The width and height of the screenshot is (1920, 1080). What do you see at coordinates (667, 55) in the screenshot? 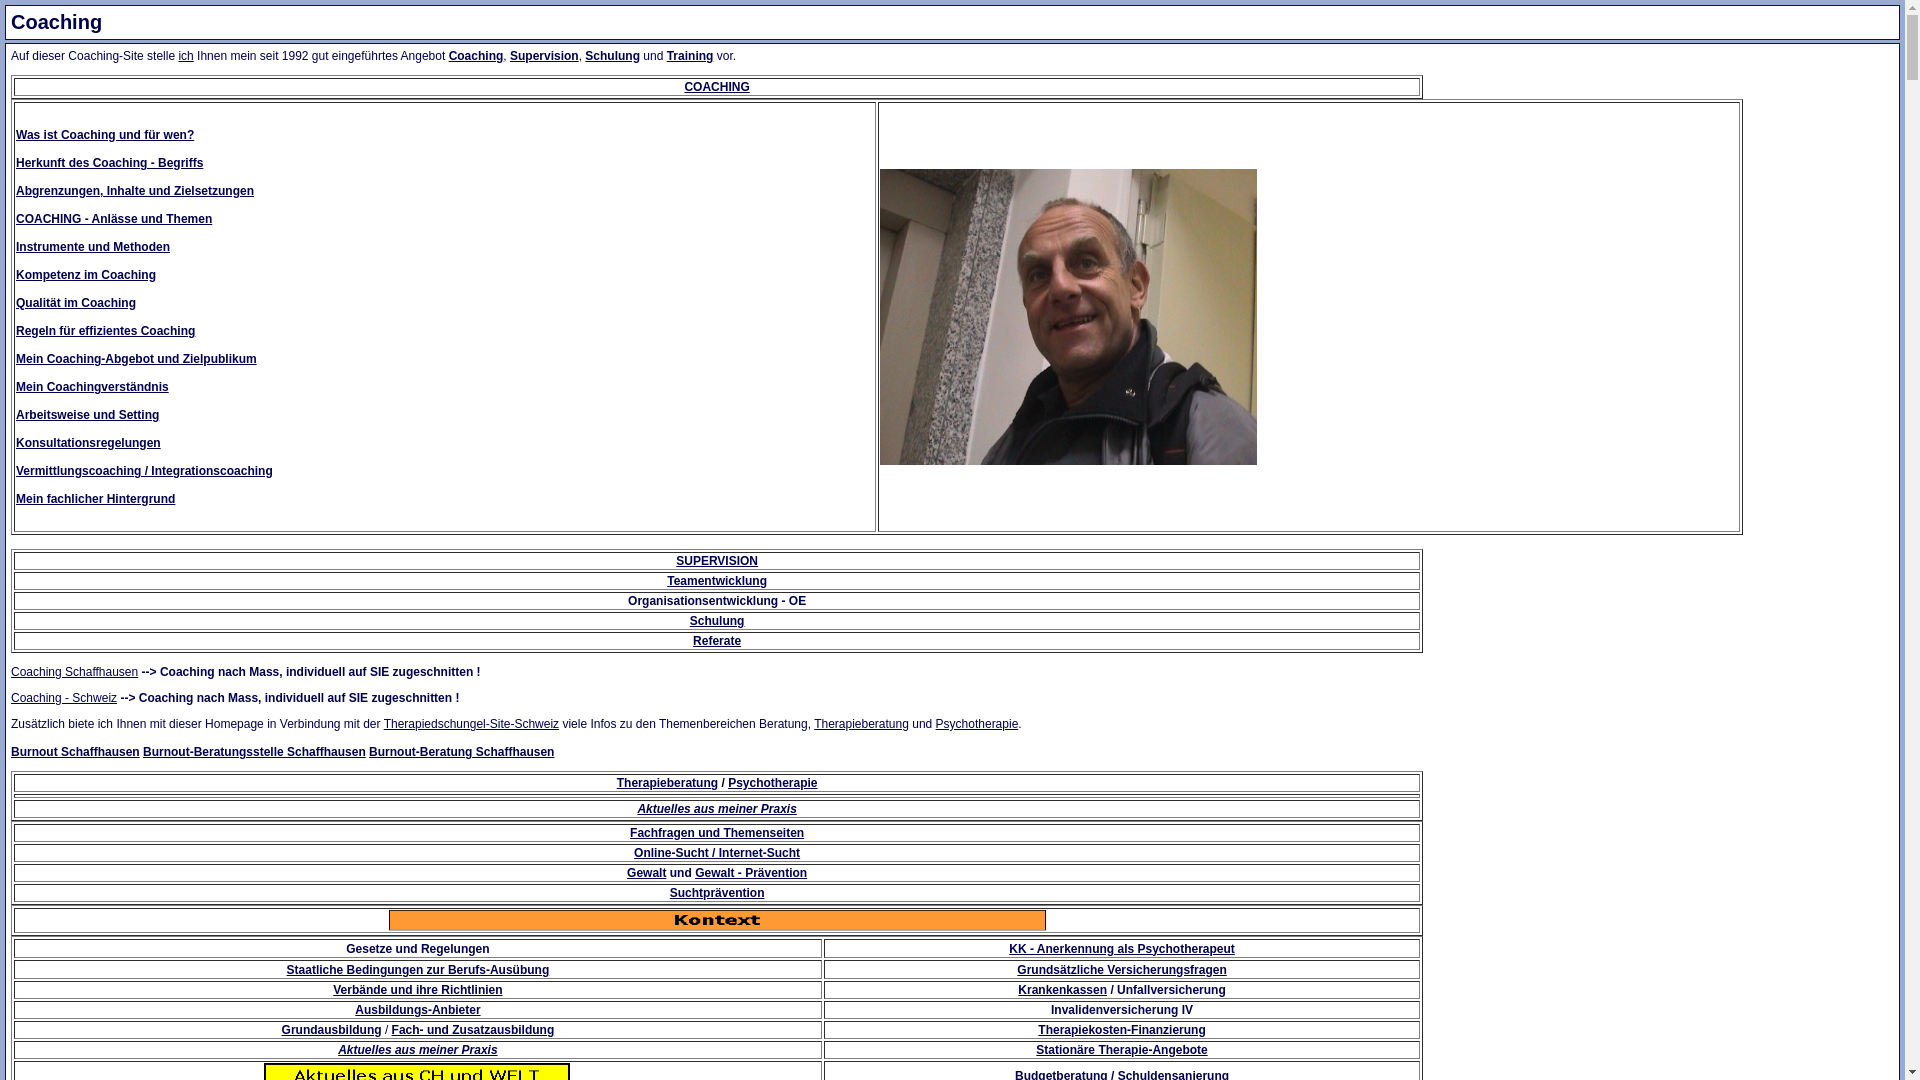
I see `'Training'` at bounding box center [667, 55].